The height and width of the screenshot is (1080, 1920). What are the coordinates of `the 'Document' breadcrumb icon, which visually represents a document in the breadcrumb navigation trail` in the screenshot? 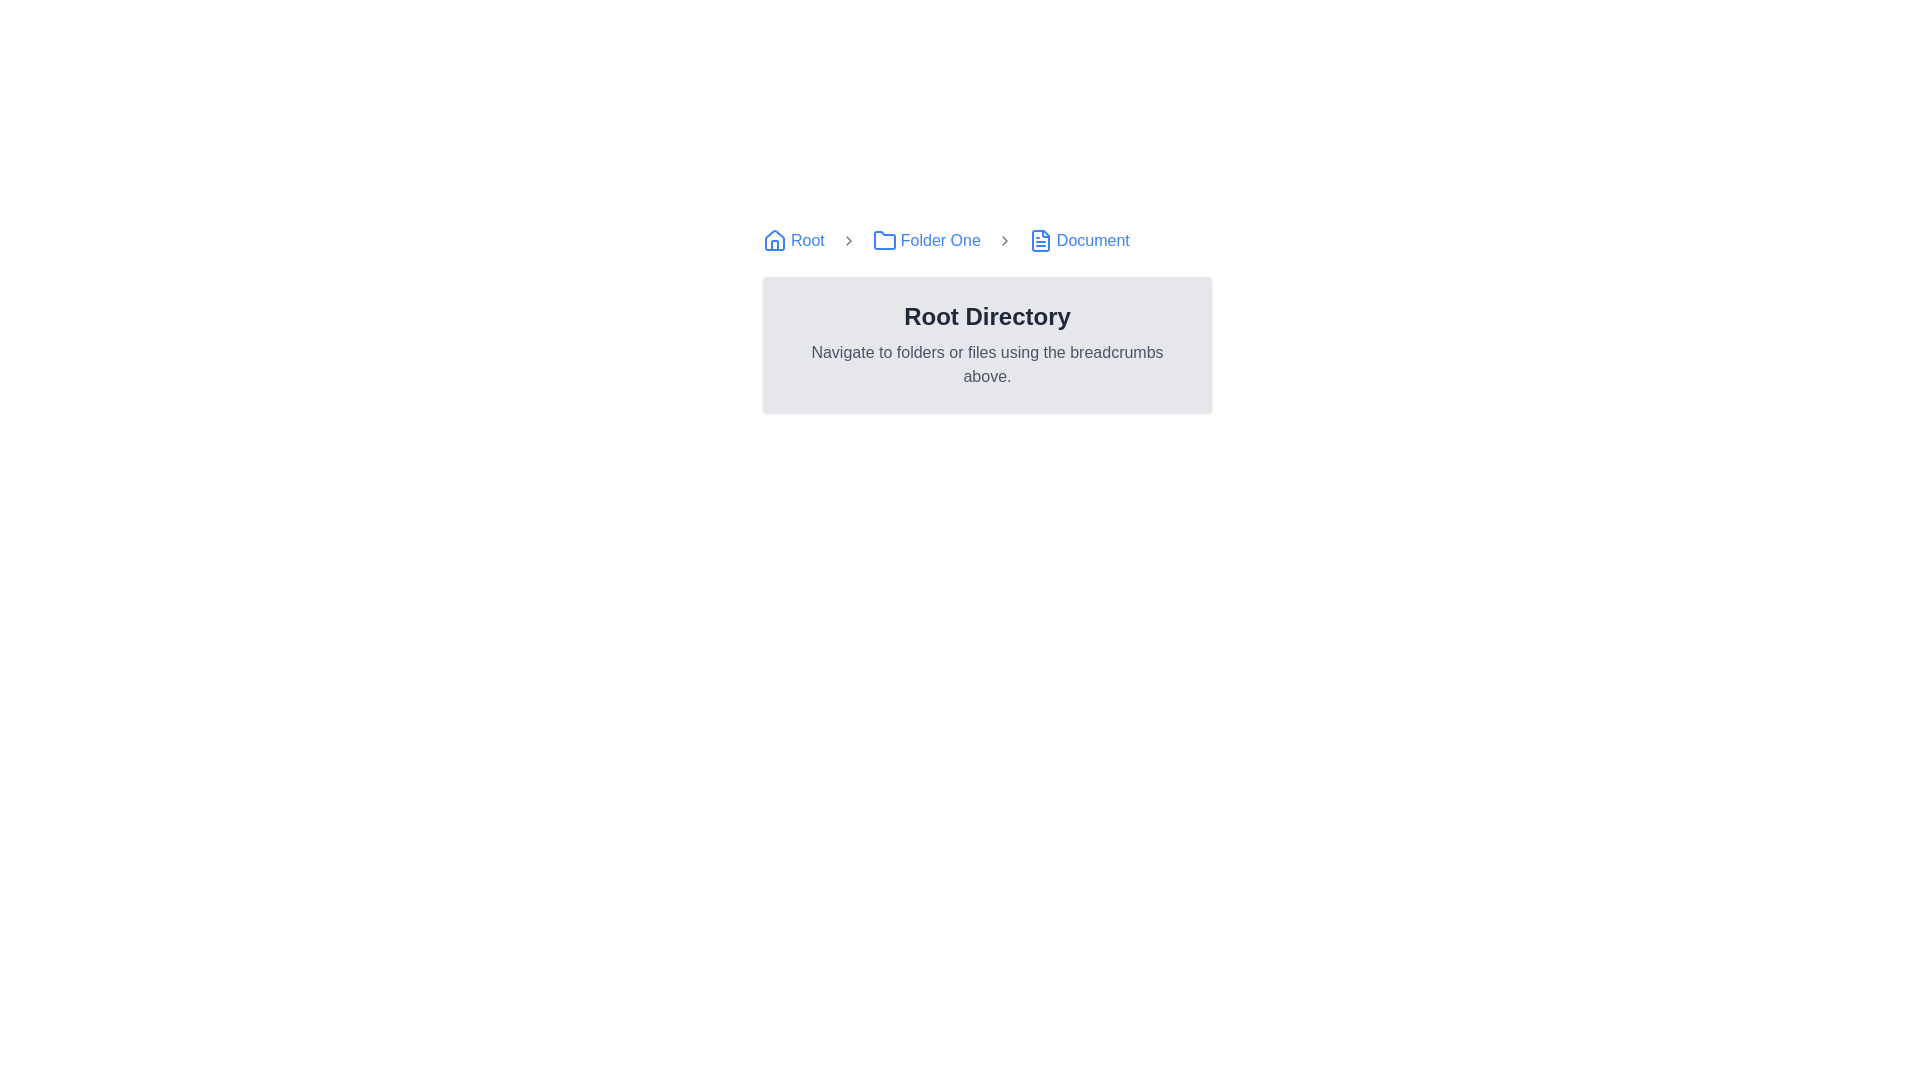 It's located at (1040, 239).